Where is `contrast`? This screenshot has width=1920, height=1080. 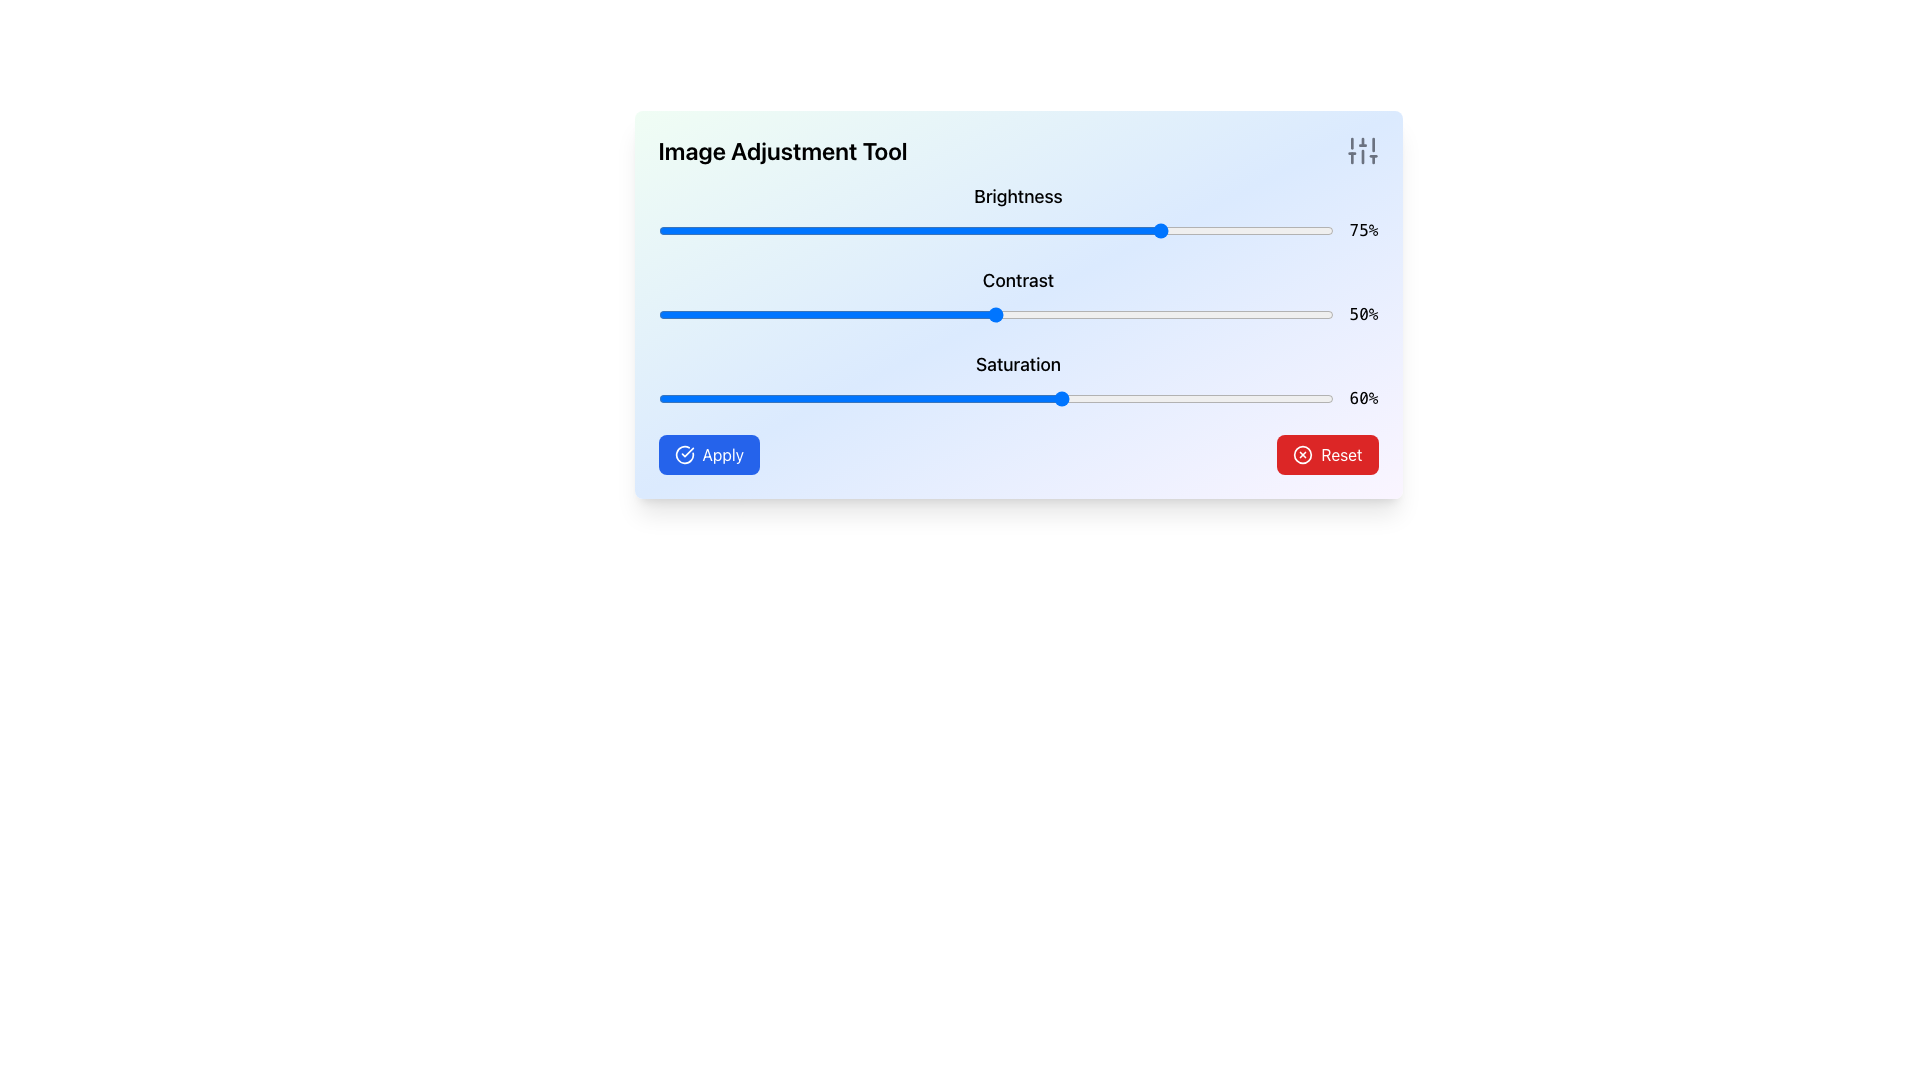 contrast is located at coordinates (996, 315).